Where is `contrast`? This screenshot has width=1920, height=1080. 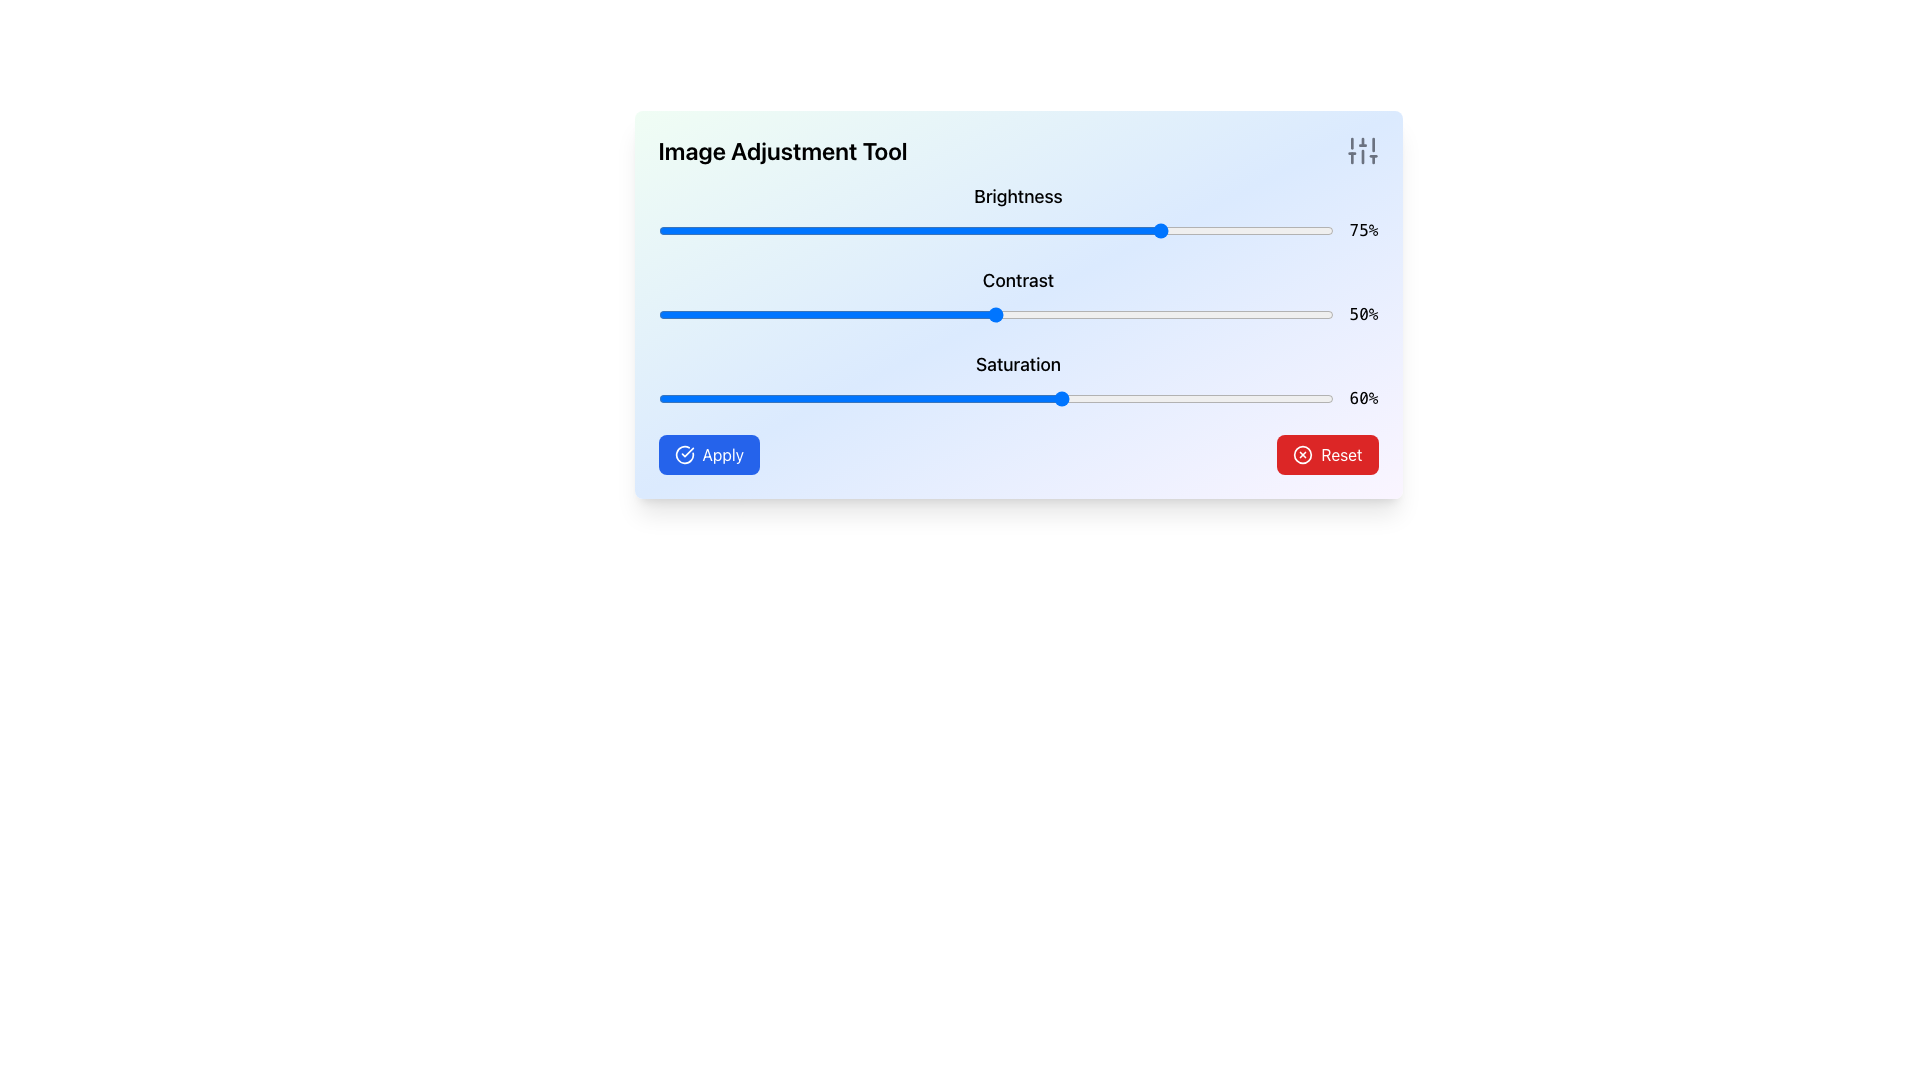 contrast is located at coordinates (996, 315).